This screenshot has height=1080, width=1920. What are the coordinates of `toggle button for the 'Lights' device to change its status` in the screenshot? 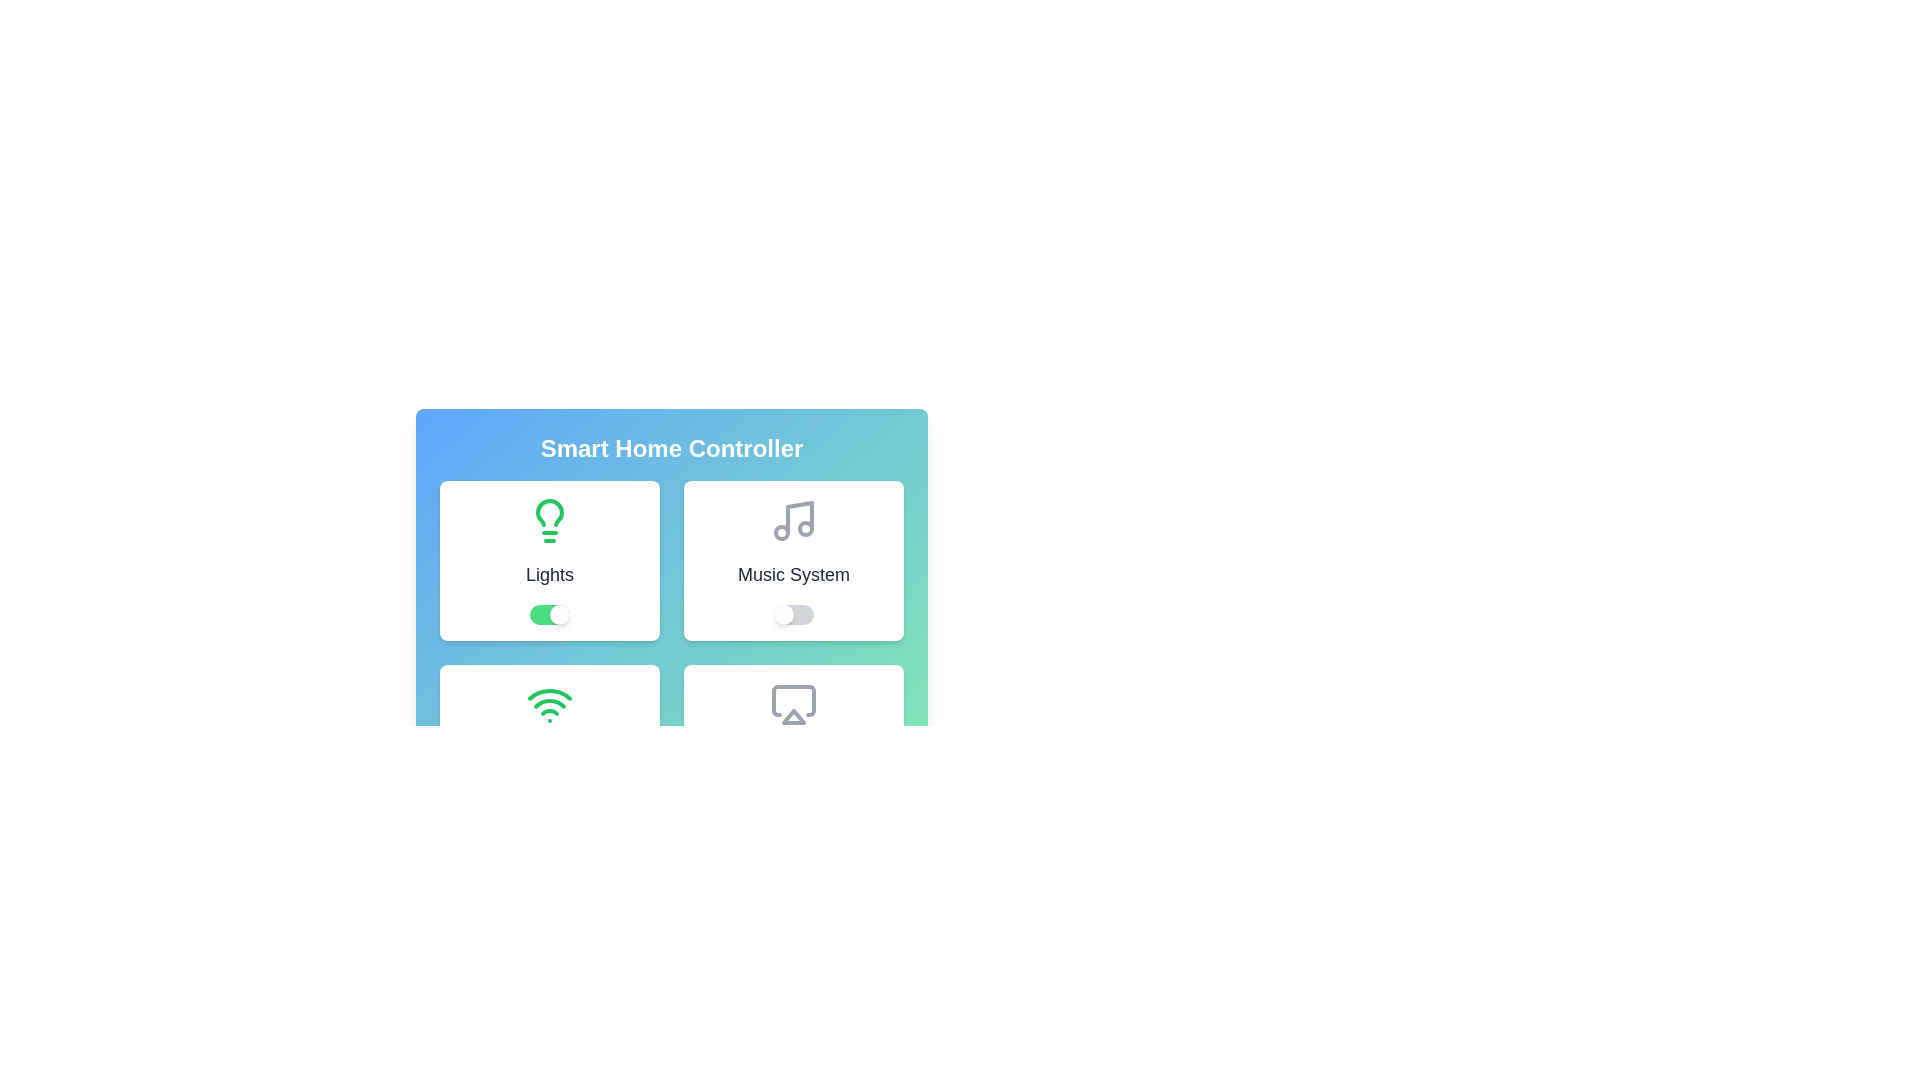 It's located at (550, 613).